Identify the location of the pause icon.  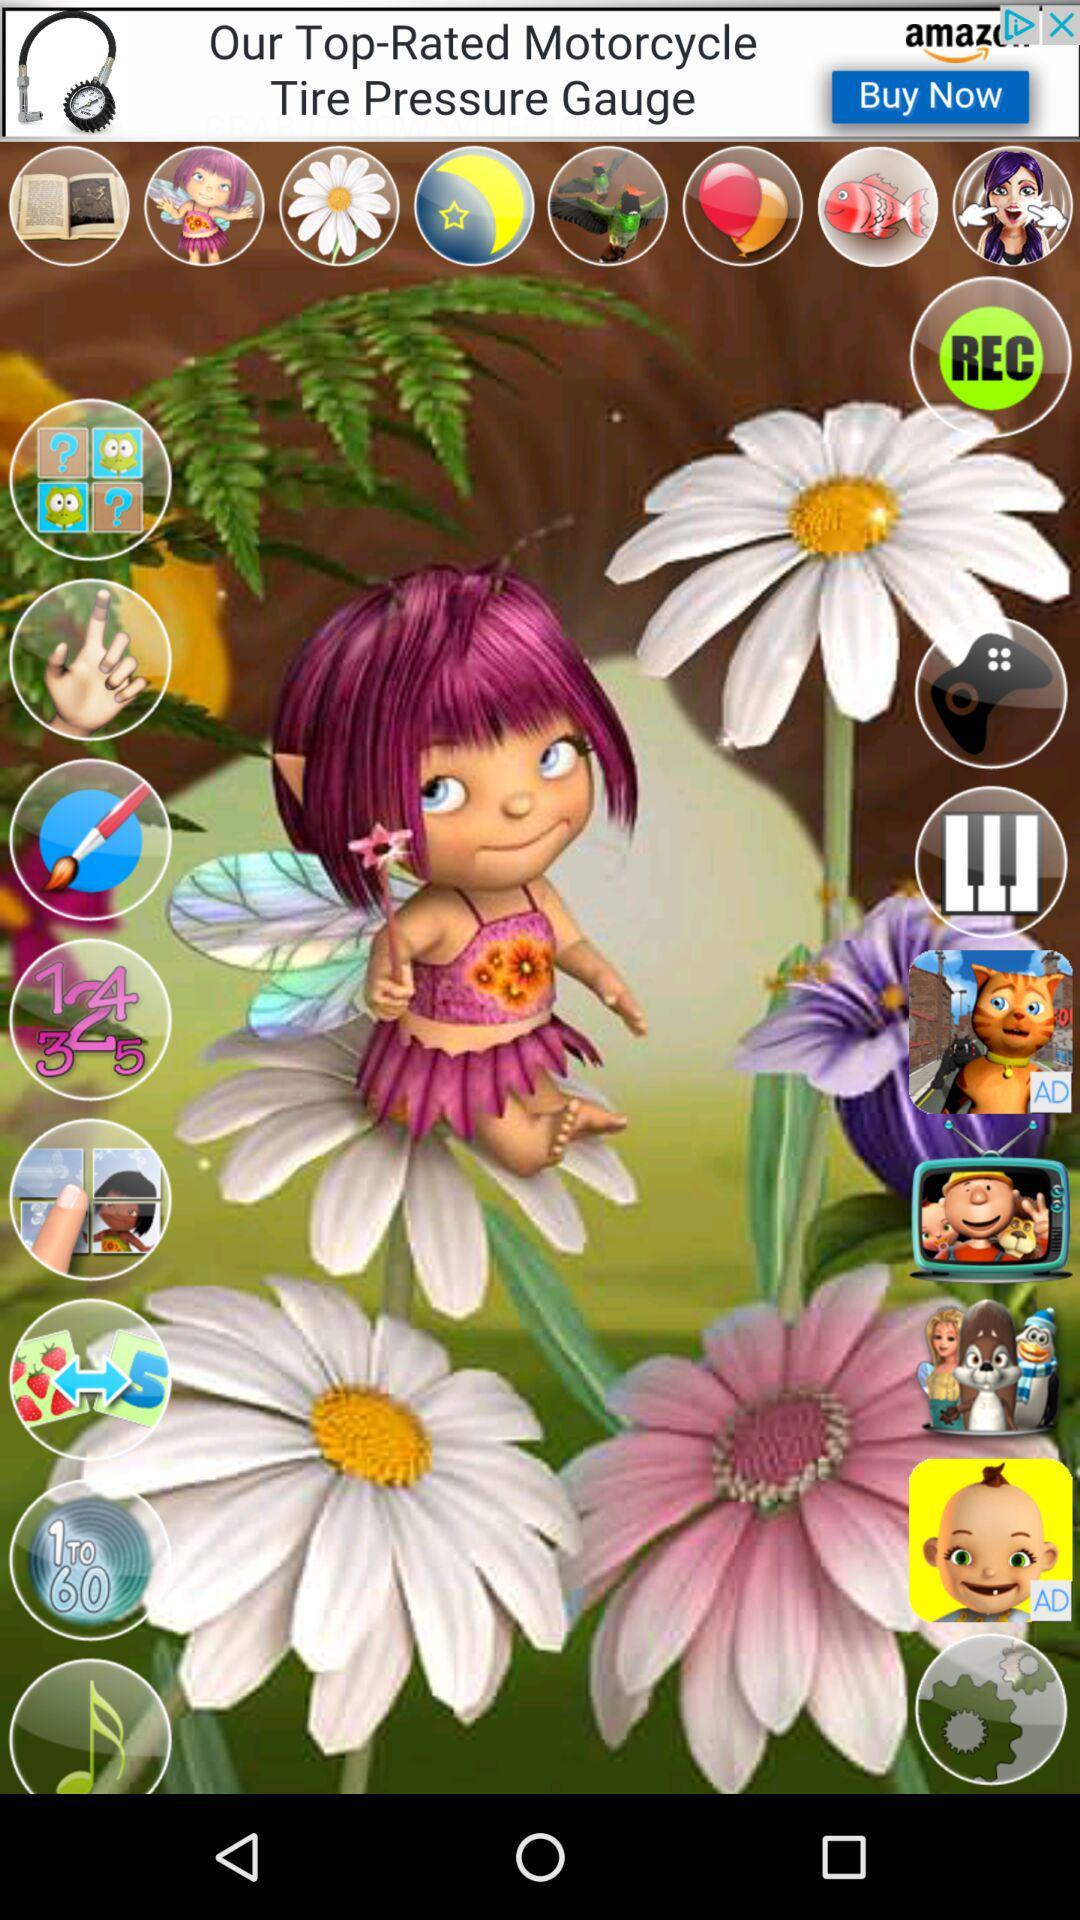
(990, 922).